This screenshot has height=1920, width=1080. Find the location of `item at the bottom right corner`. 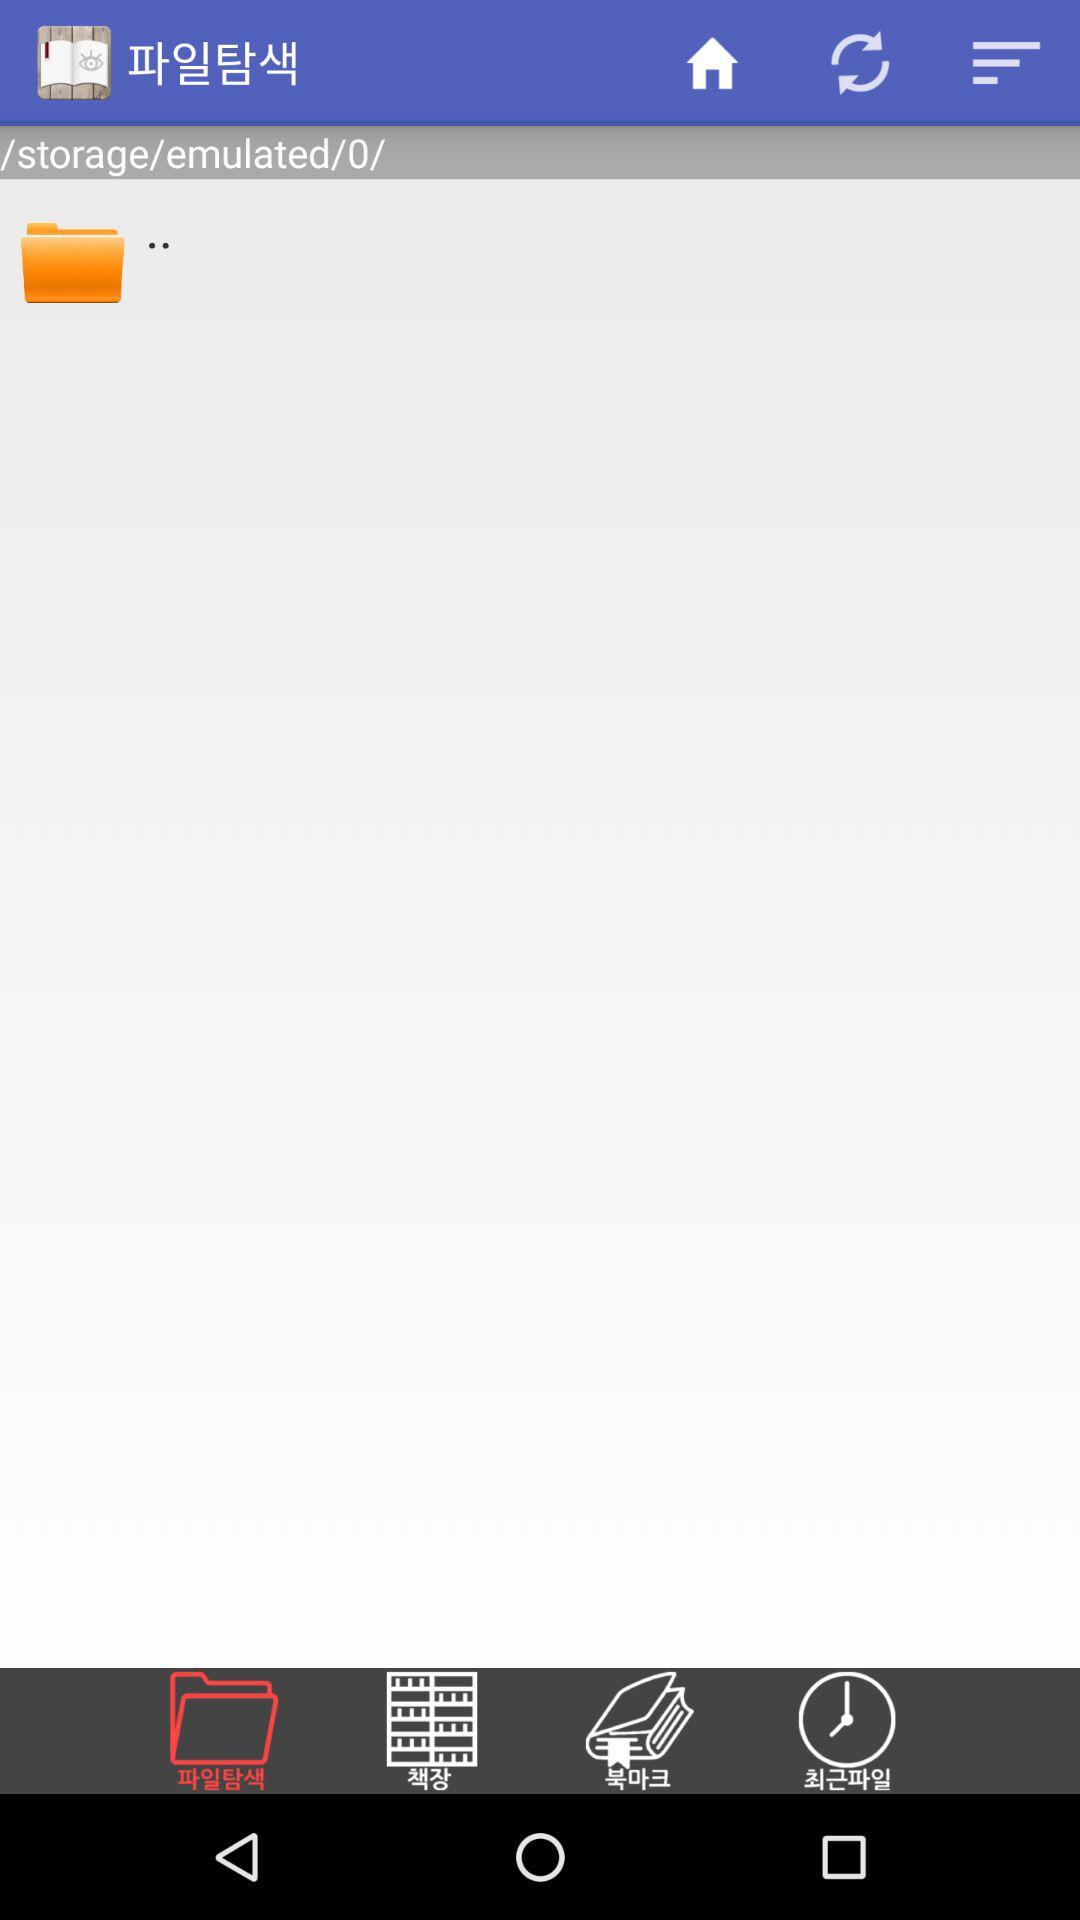

item at the bottom right corner is located at coordinates (870, 1730).